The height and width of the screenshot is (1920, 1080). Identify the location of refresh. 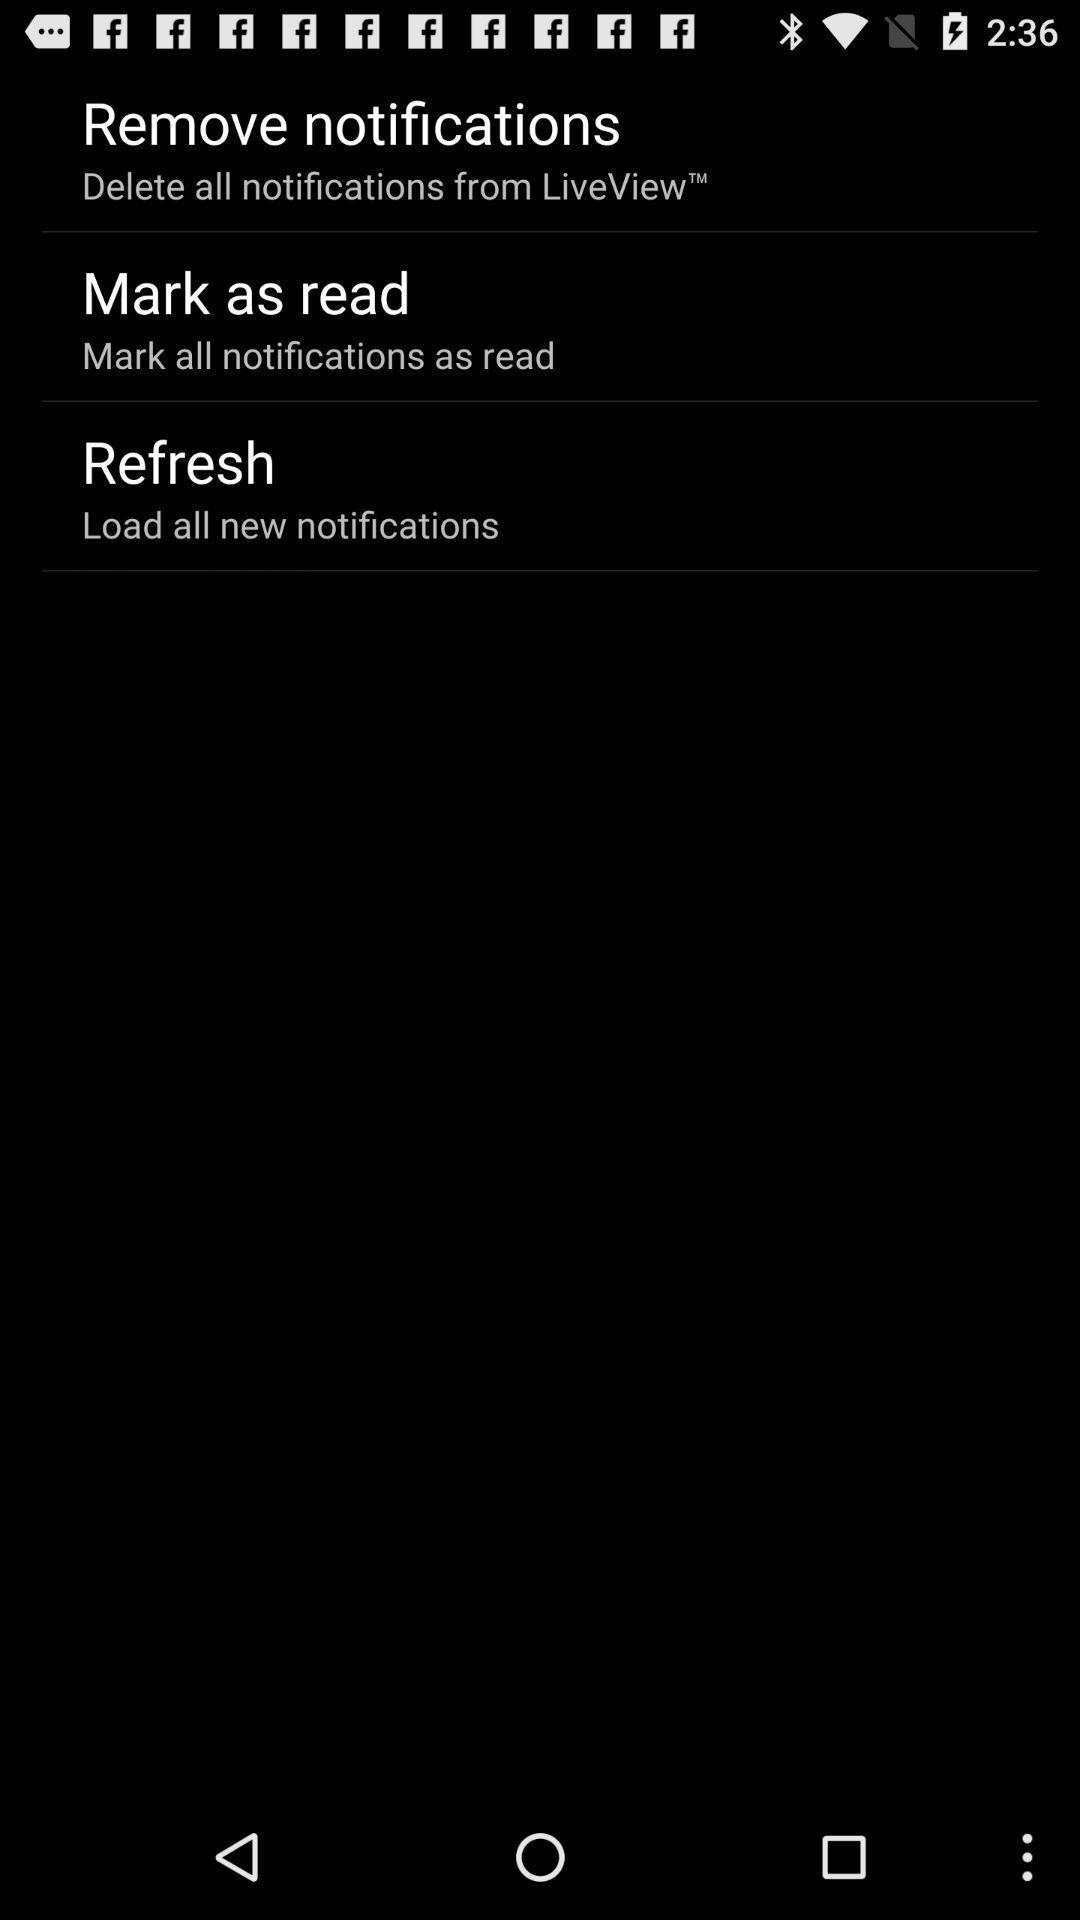
(177, 459).